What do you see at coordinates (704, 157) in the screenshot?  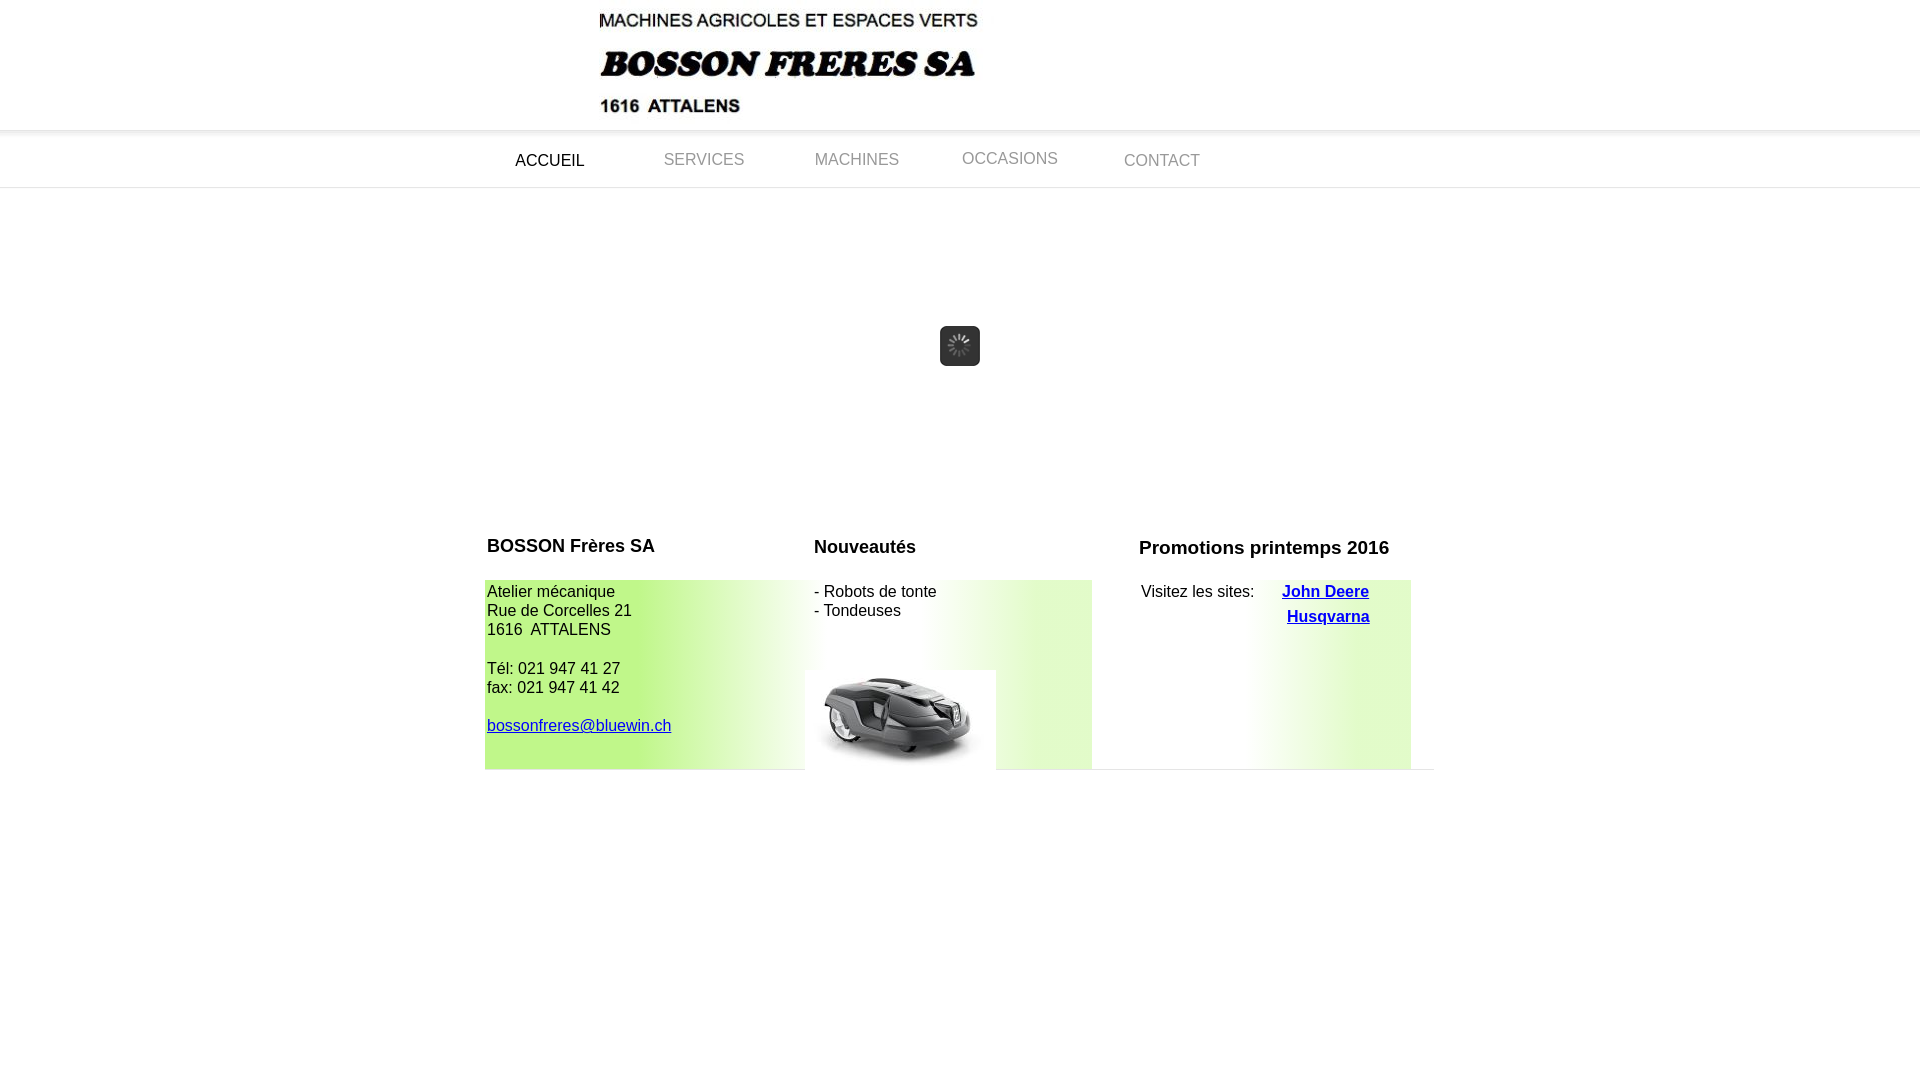 I see `'SERVICES'` at bounding box center [704, 157].